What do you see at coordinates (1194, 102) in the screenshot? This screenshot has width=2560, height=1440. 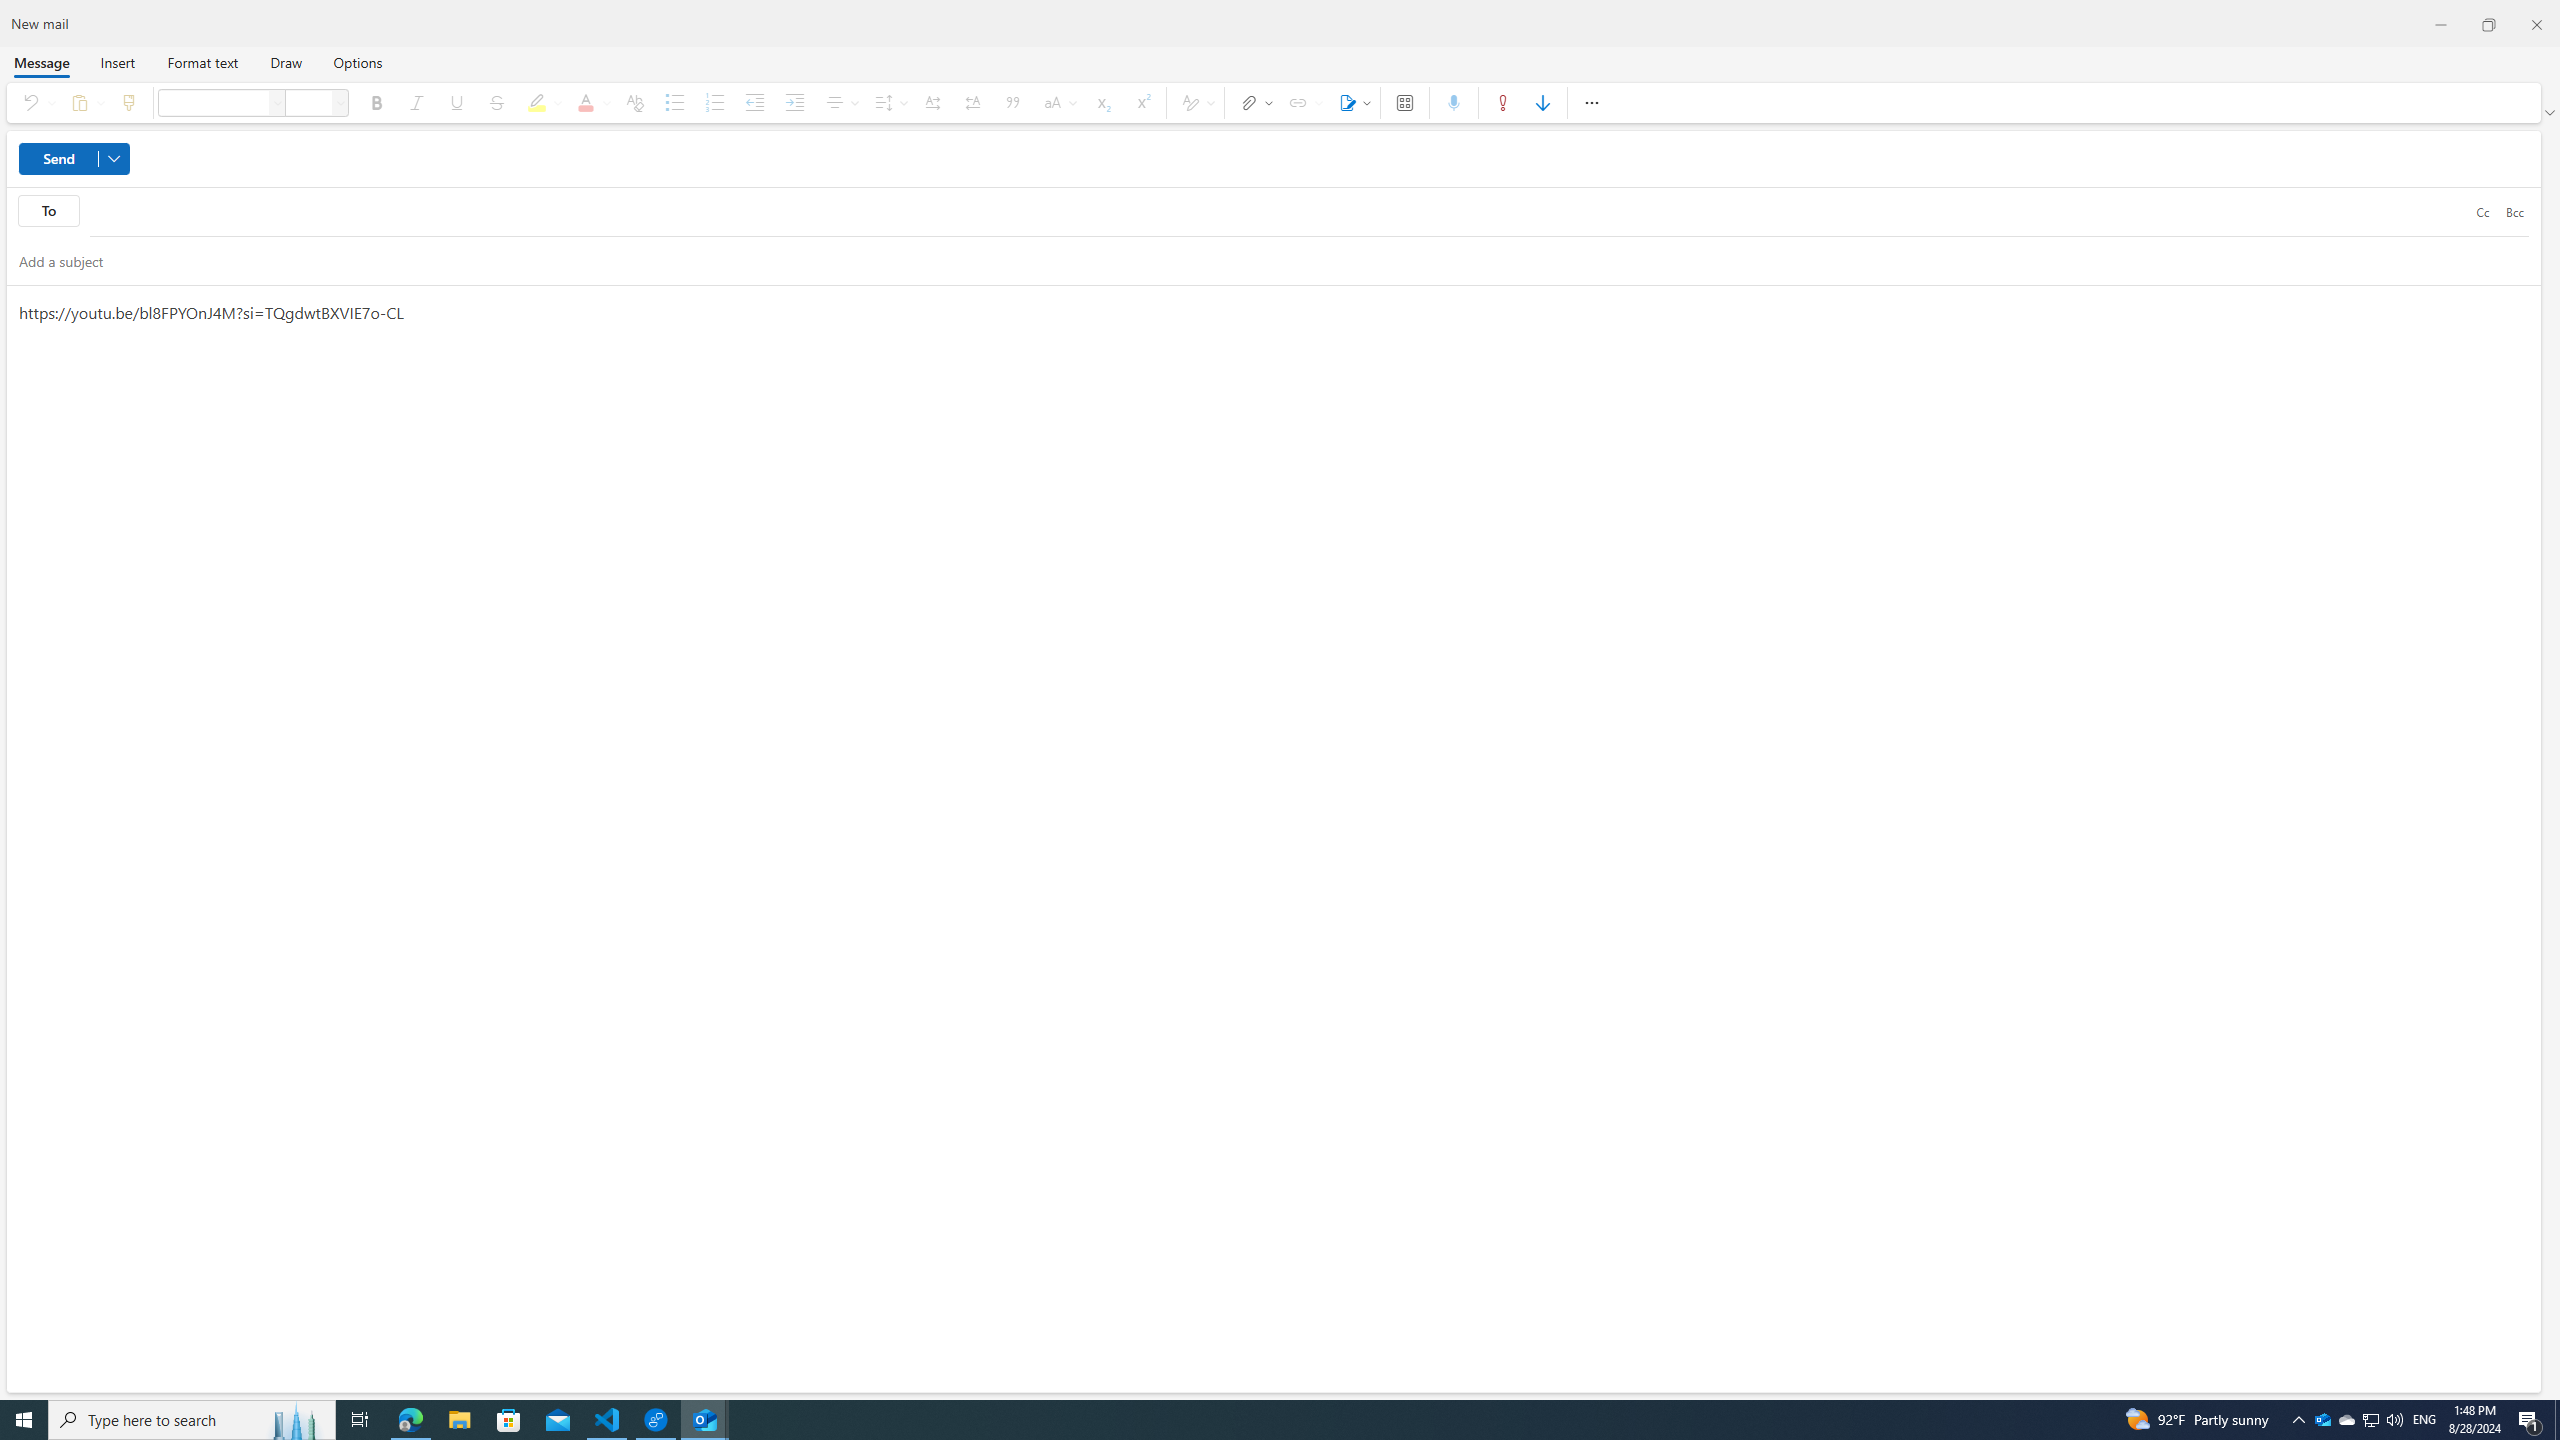 I see `'Styles'` at bounding box center [1194, 102].